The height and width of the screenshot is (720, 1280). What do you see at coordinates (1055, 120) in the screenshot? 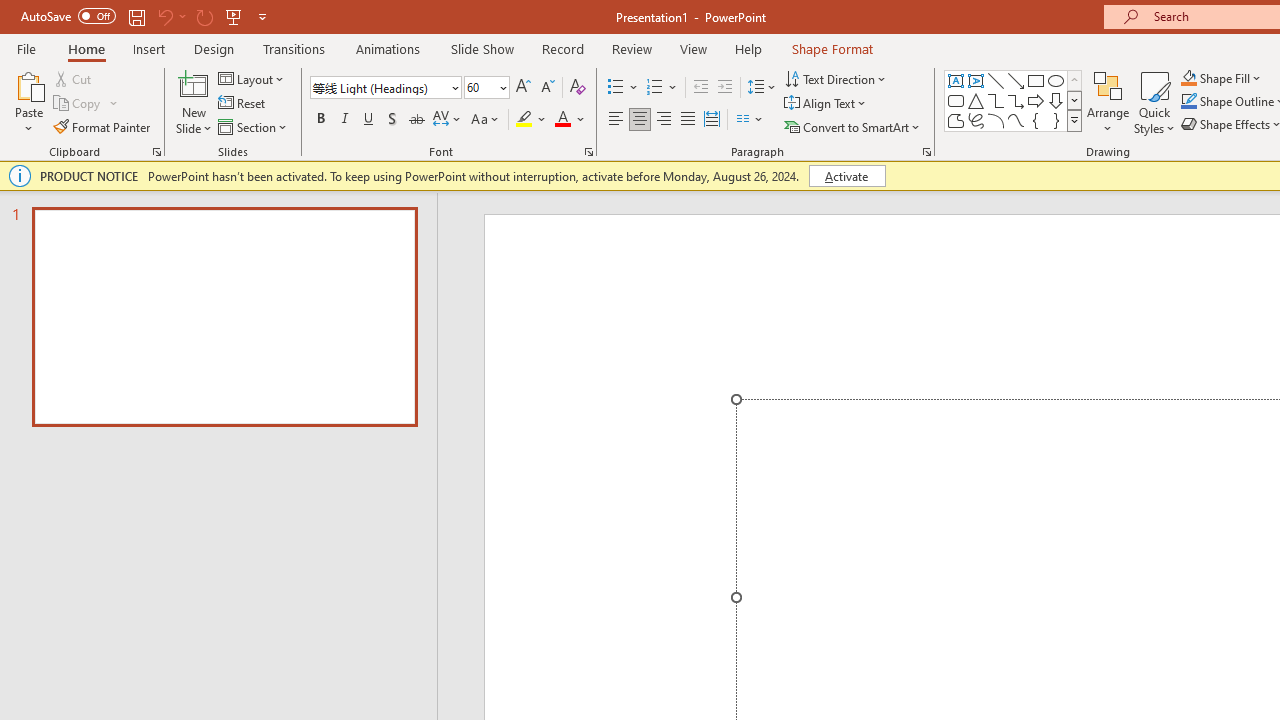
I see `'Right Brace'` at bounding box center [1055, 120].